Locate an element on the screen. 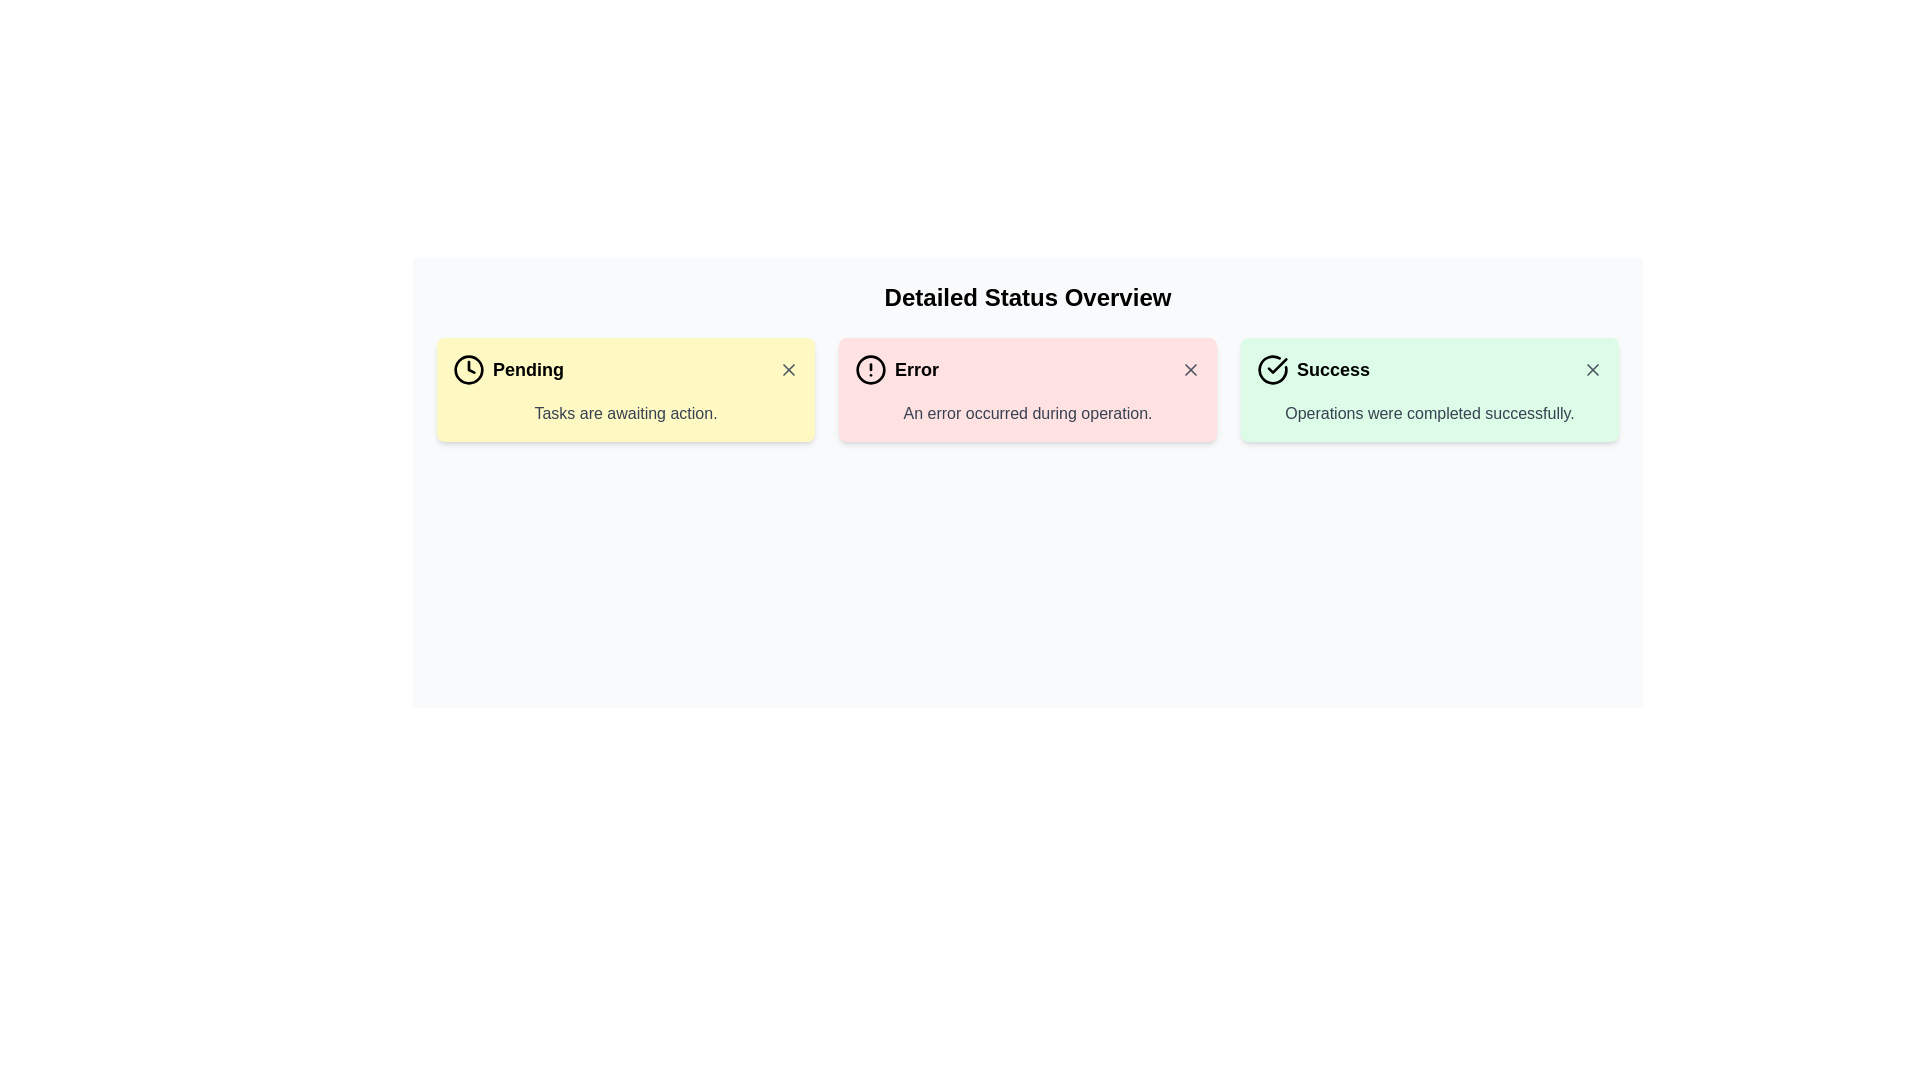 This screenshot has width=1920, height=1080. the cross icon button on the red 'Error' background is located at coordinates (1190, 370).